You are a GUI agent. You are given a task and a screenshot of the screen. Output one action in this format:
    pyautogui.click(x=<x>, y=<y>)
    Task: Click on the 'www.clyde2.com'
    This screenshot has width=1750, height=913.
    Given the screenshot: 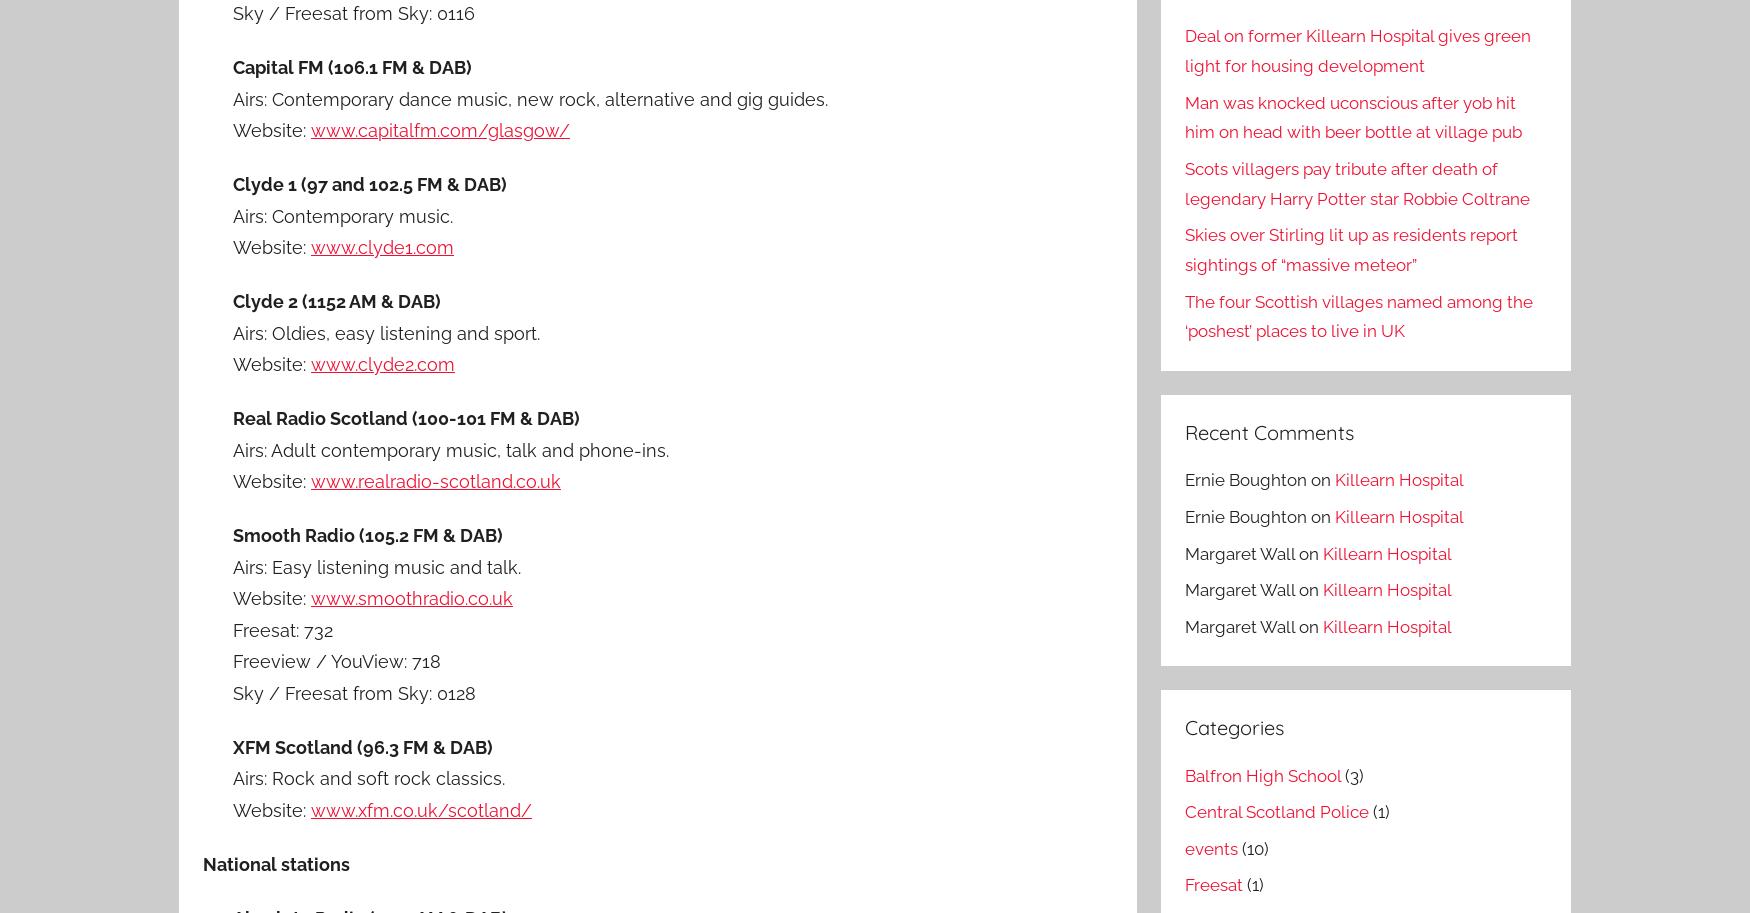 What is the action you would take?
    pyautogui.click(x=382, y=364)
    